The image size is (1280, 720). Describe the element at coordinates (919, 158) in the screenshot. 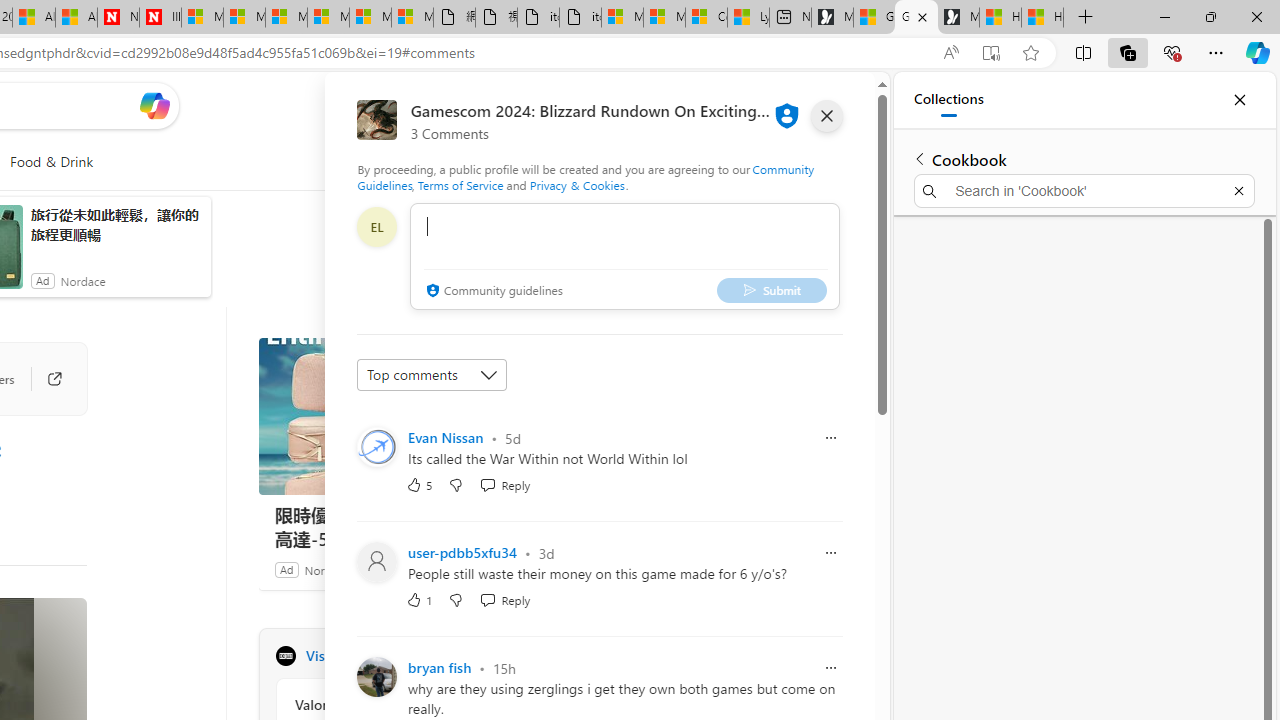

I see `'Back to list of collections'` at that location.